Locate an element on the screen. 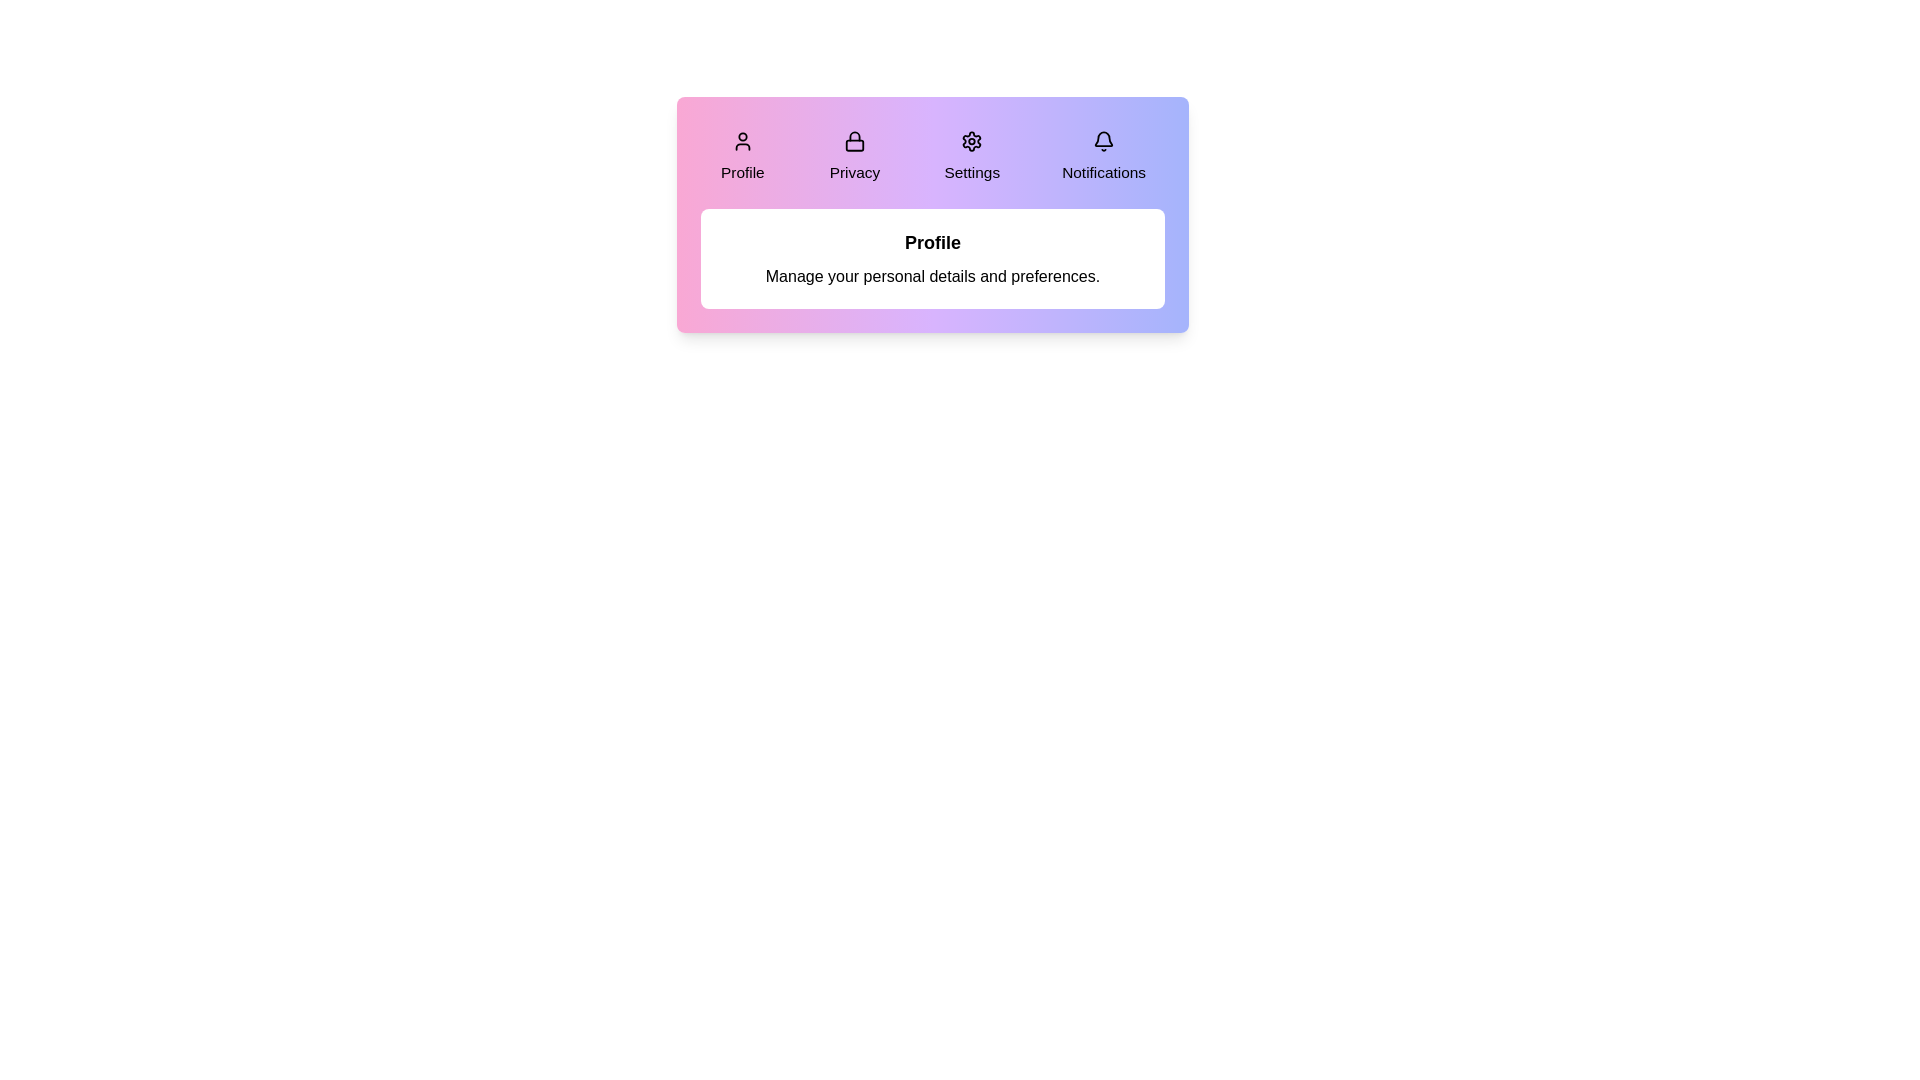  the icon of the tab labeled Settings is located at coordinates (972, 140).